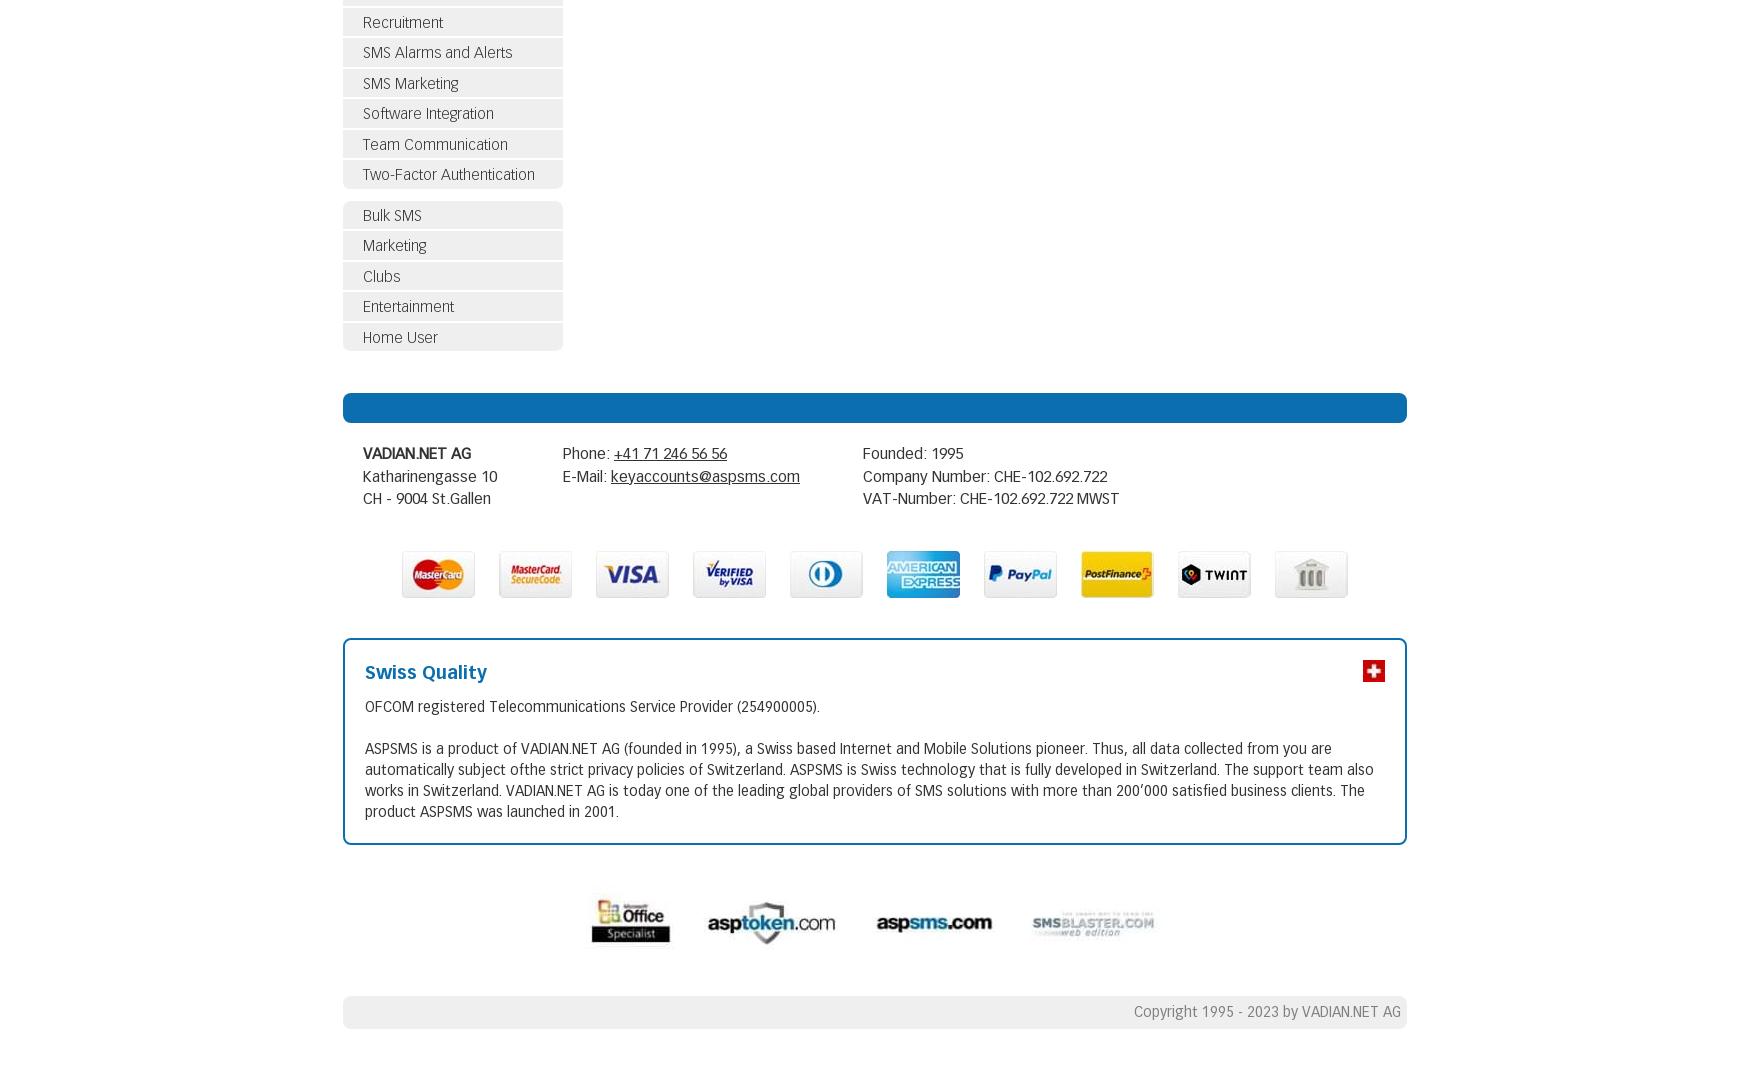 The image size is (1750, 1079). What do you see at coordinates (869, 780) in the screenshot?
I see `'ASPSMS is a product of VADIAN.NET AG (founded in 1995), a Swiss based Internet and Mobile Solutions pioneer. Thus, all data collected from you are automatically subject ofthe strict privacy policies of Switzerland. ASPSMS is Swiss technology that is fully developed in Switzerland. The support team also works in Switzerland. VADIAN.NET AG is today one of the leading global providers of SMS solutions with more than 200’000 satisfied business clients. The product ASPSMS was launched in 2001.'` at bounding box center [869, 780].